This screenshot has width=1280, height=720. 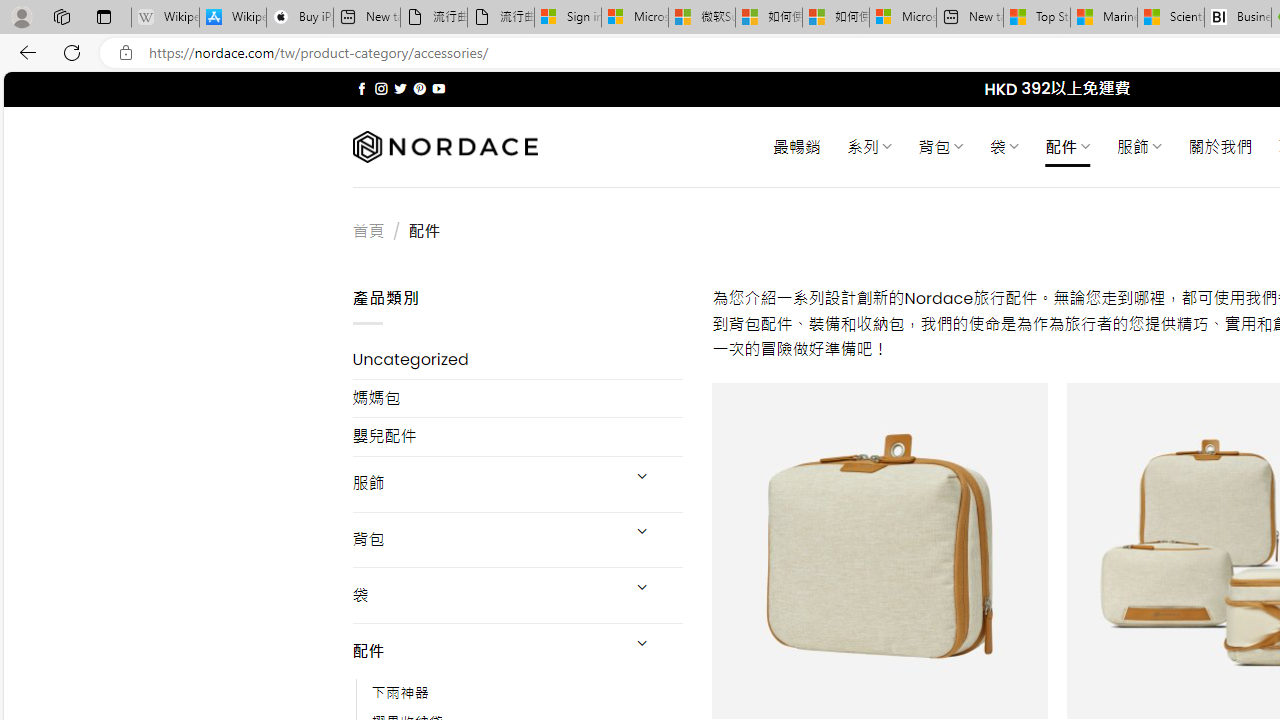 What do you see at coordinates (165, 17) in the screenshot?
I see `'Wikipedia - Sleeping'` at bounding box center [165, 17].